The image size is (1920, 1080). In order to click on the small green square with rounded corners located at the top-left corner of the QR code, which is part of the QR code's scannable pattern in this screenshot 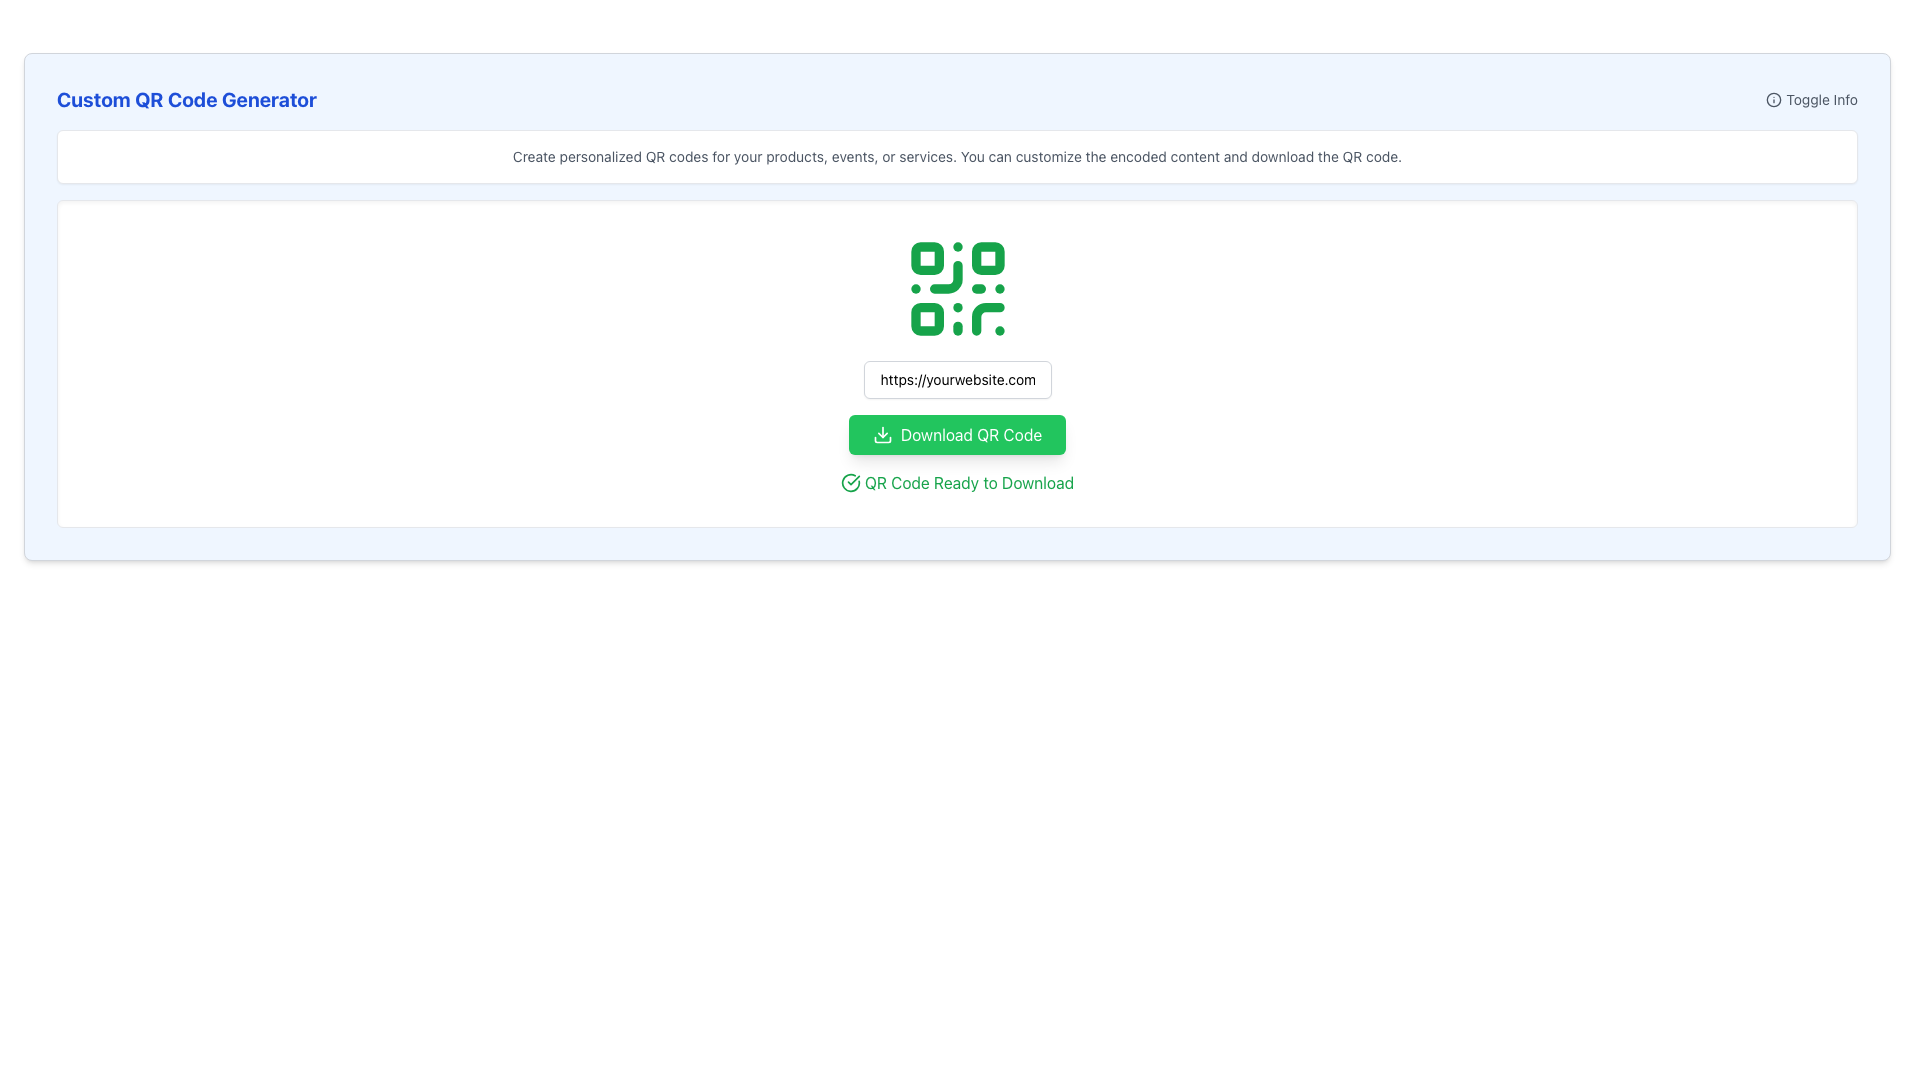, I will do `click(926, 257)`.